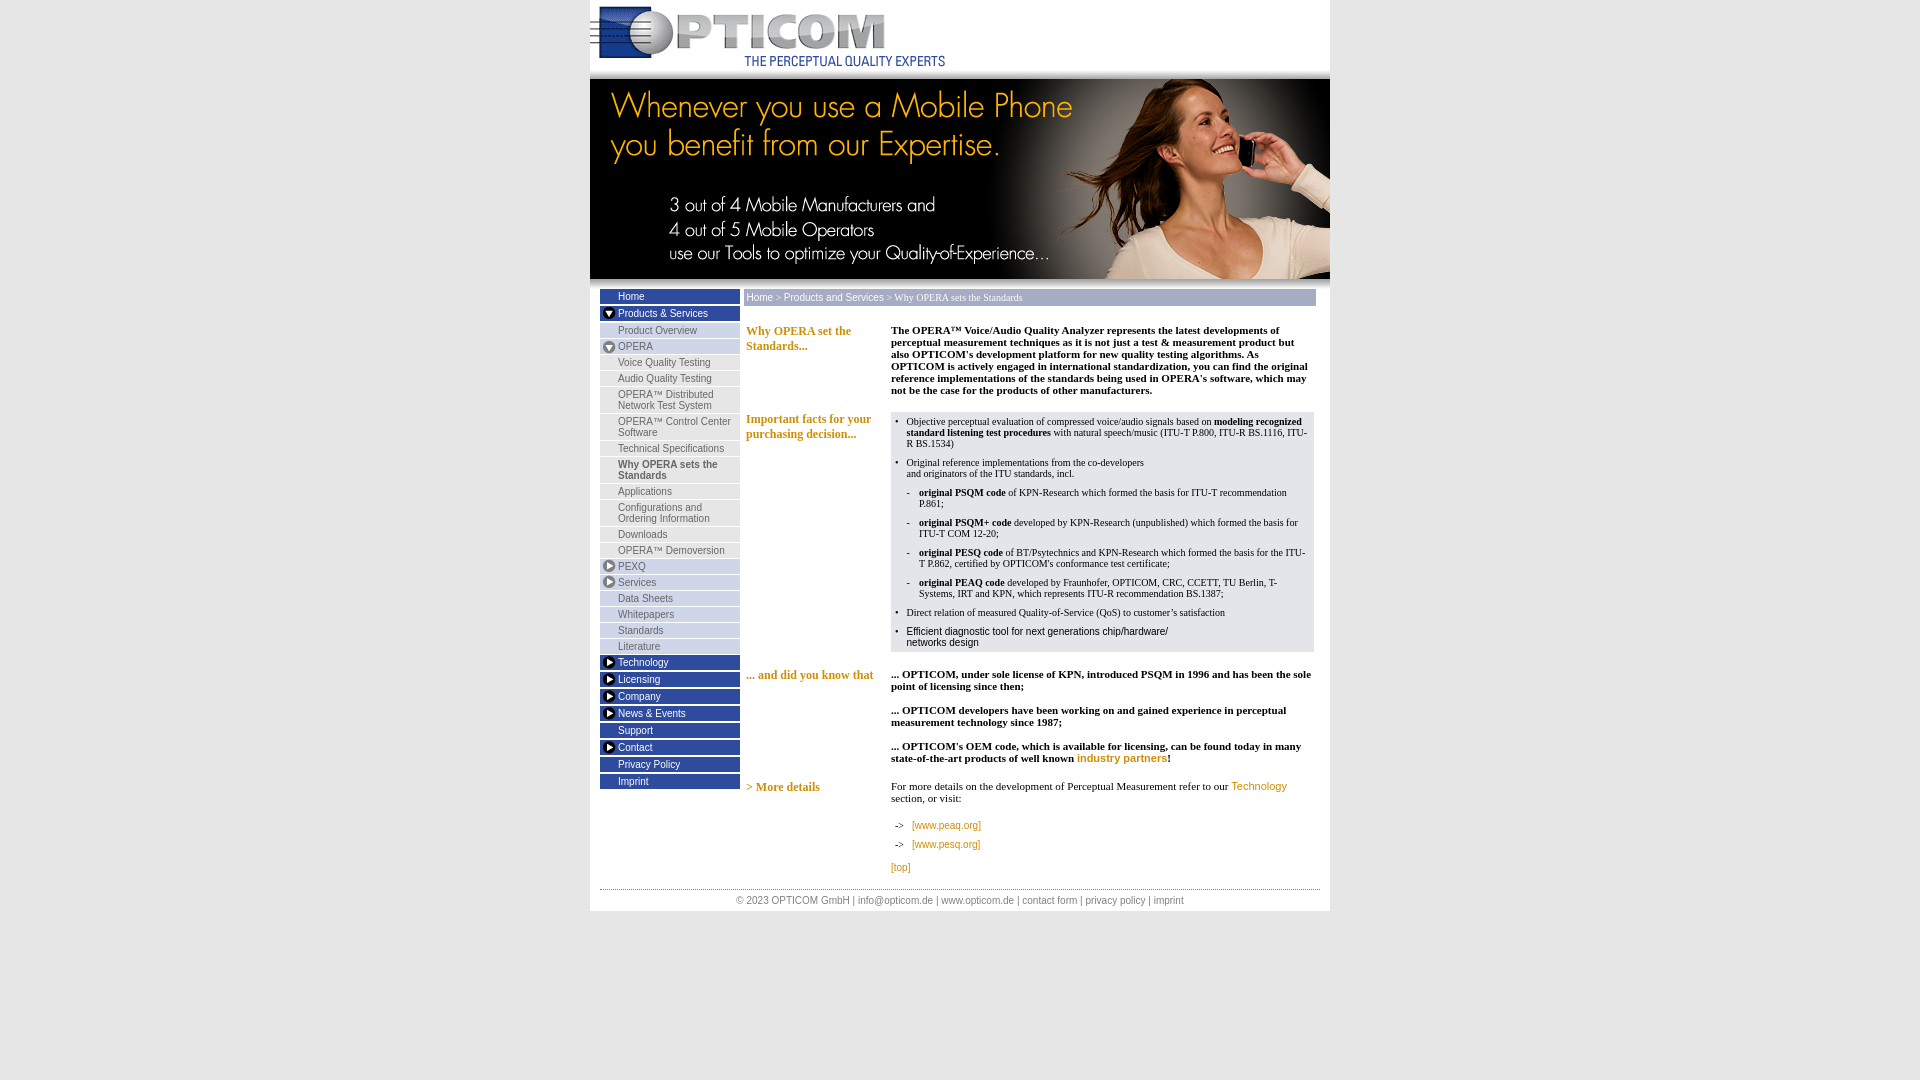  Describe the element at coordinates (1075, 758) in the screenshot. I see `'industry partners'` at that location.